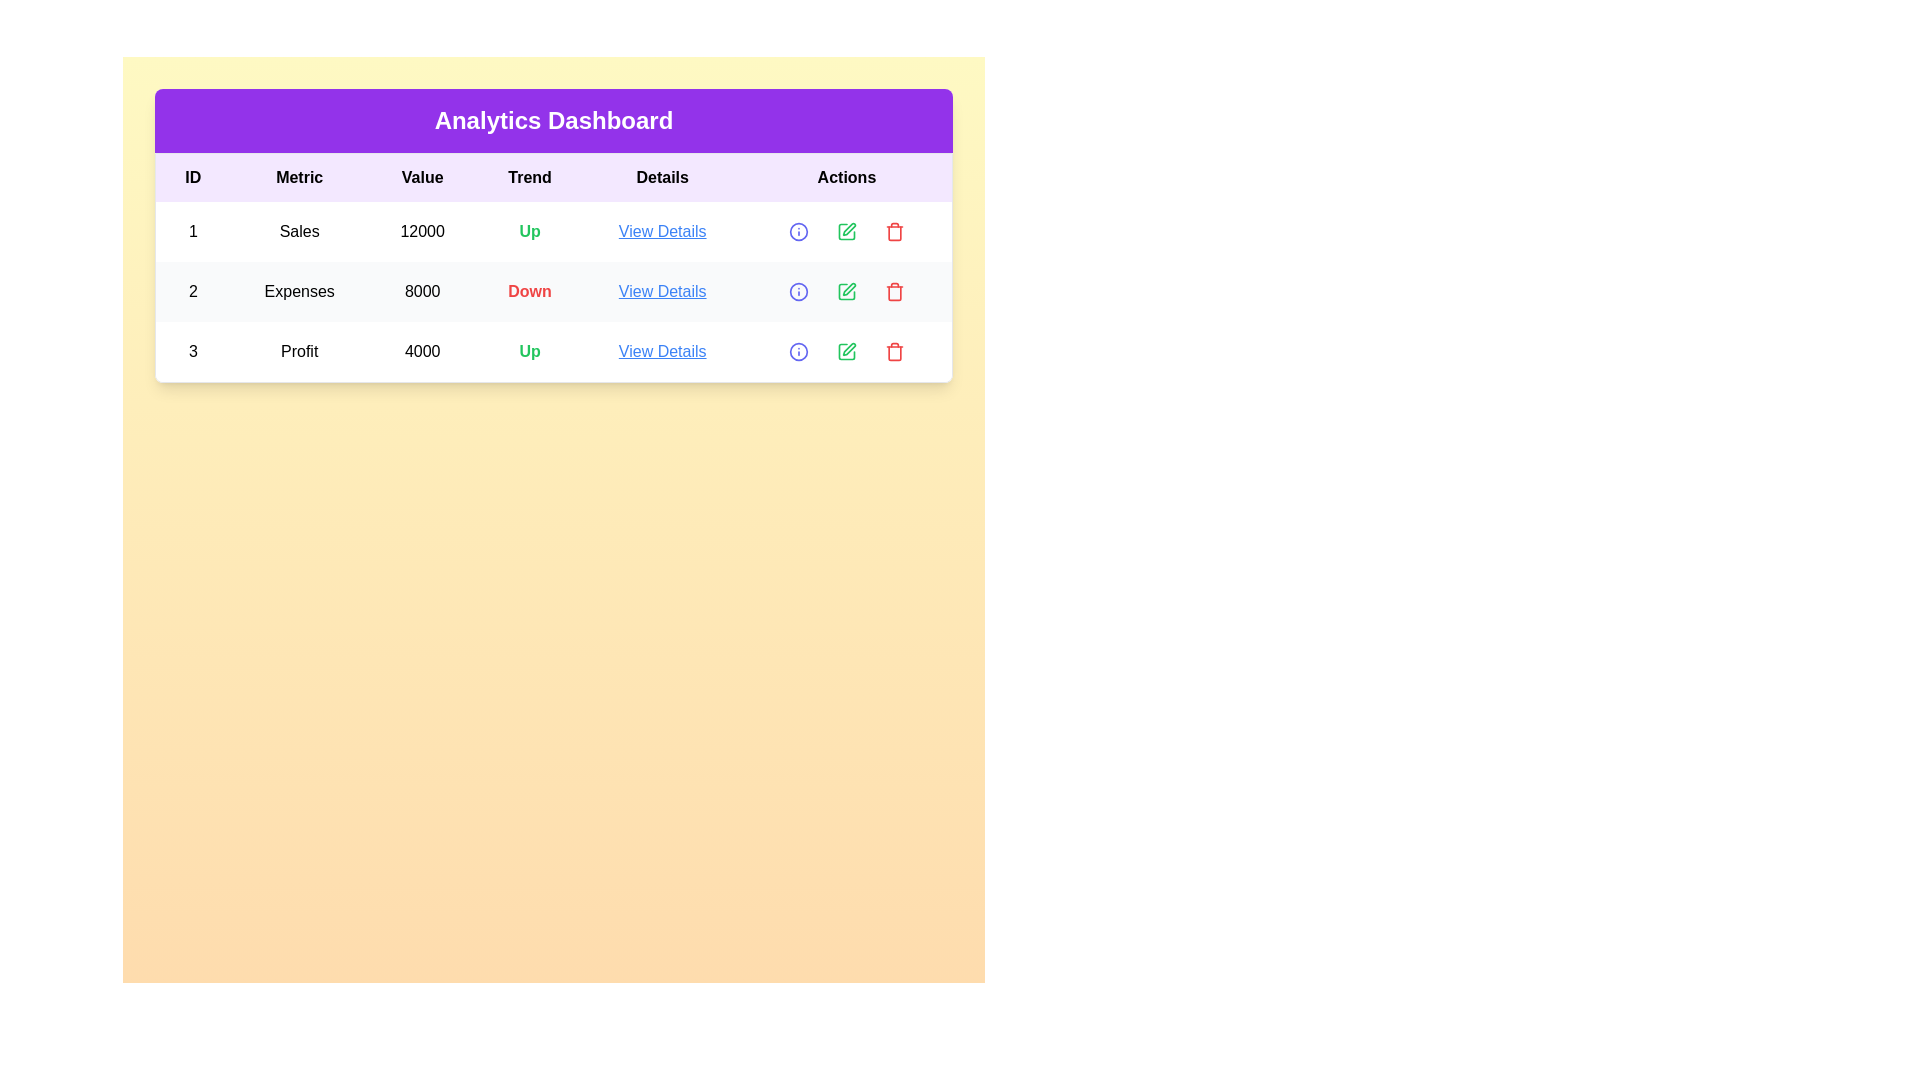  I want to click on the text label displaying the number '8000' in black font, located in the second row of the table under the 'Value' column, so click(421, 292).